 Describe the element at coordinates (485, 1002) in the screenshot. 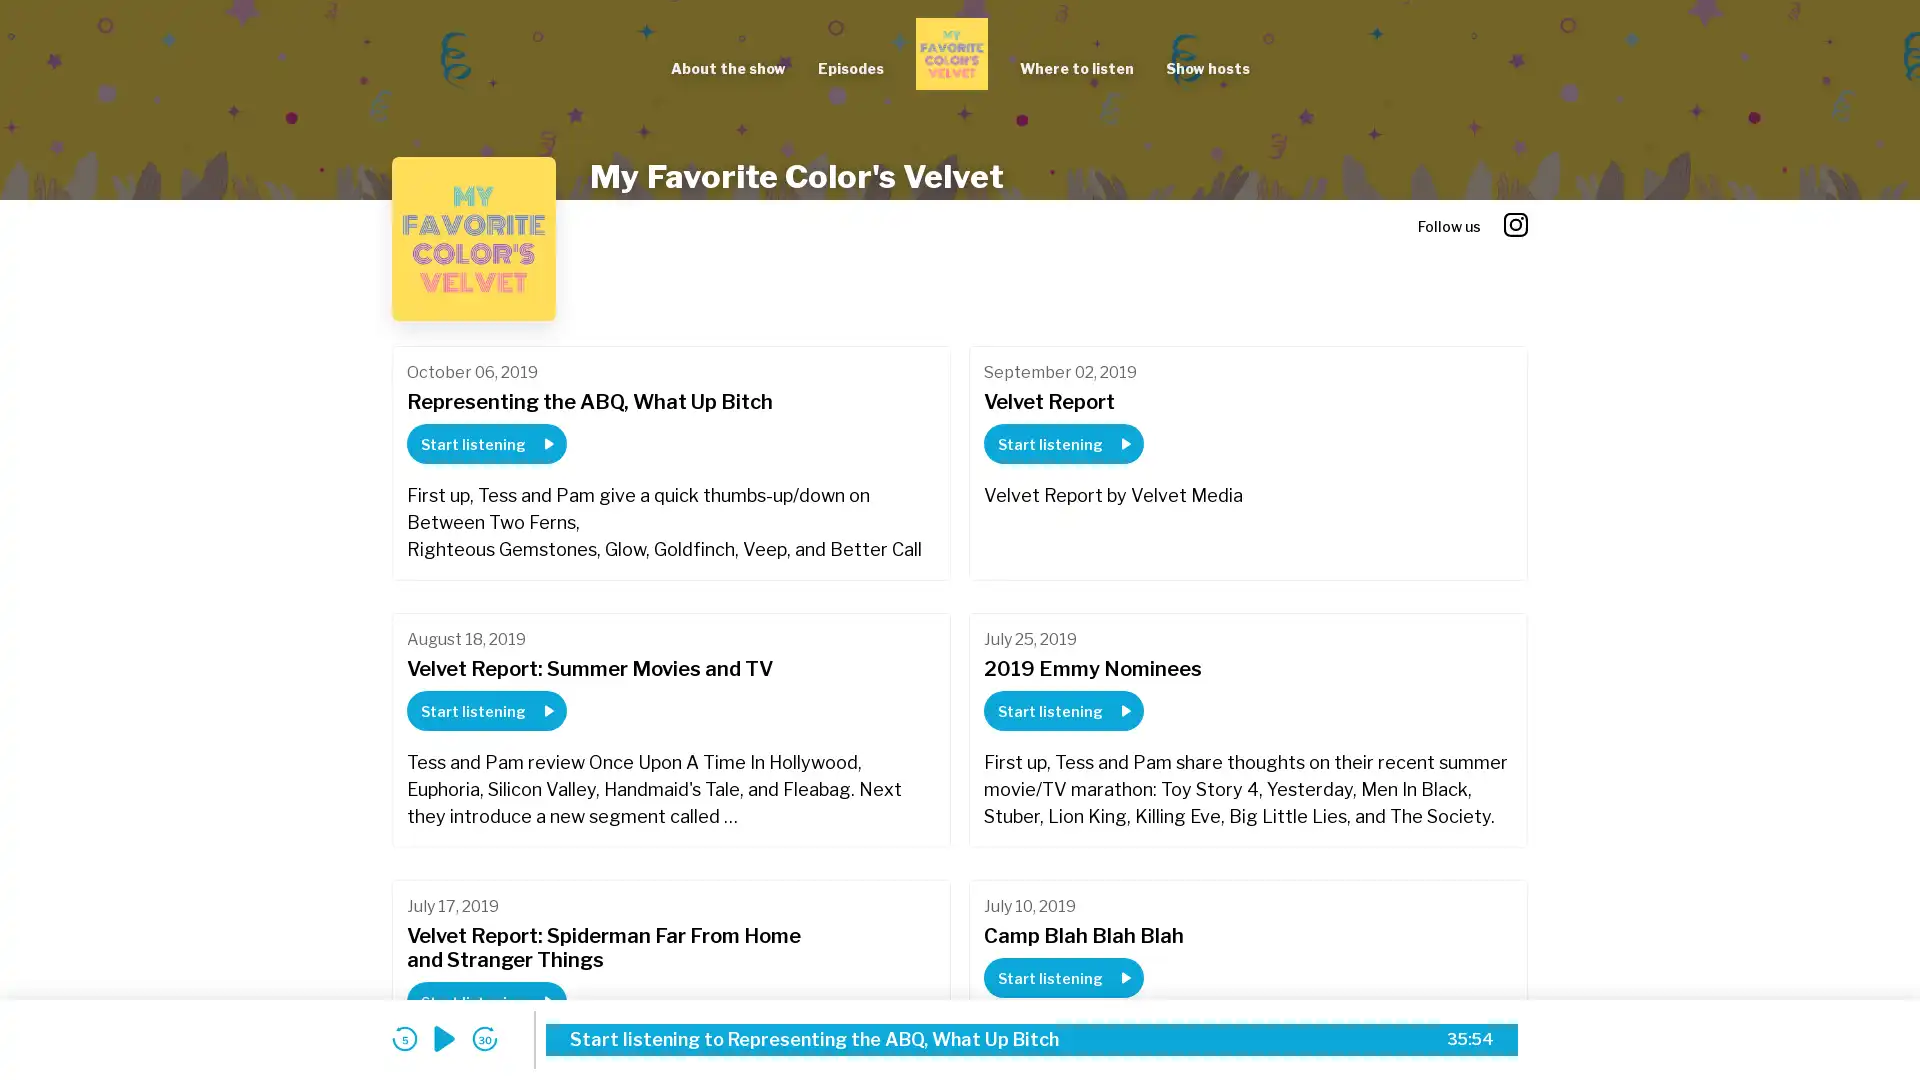

I see `Start listening` at that location.